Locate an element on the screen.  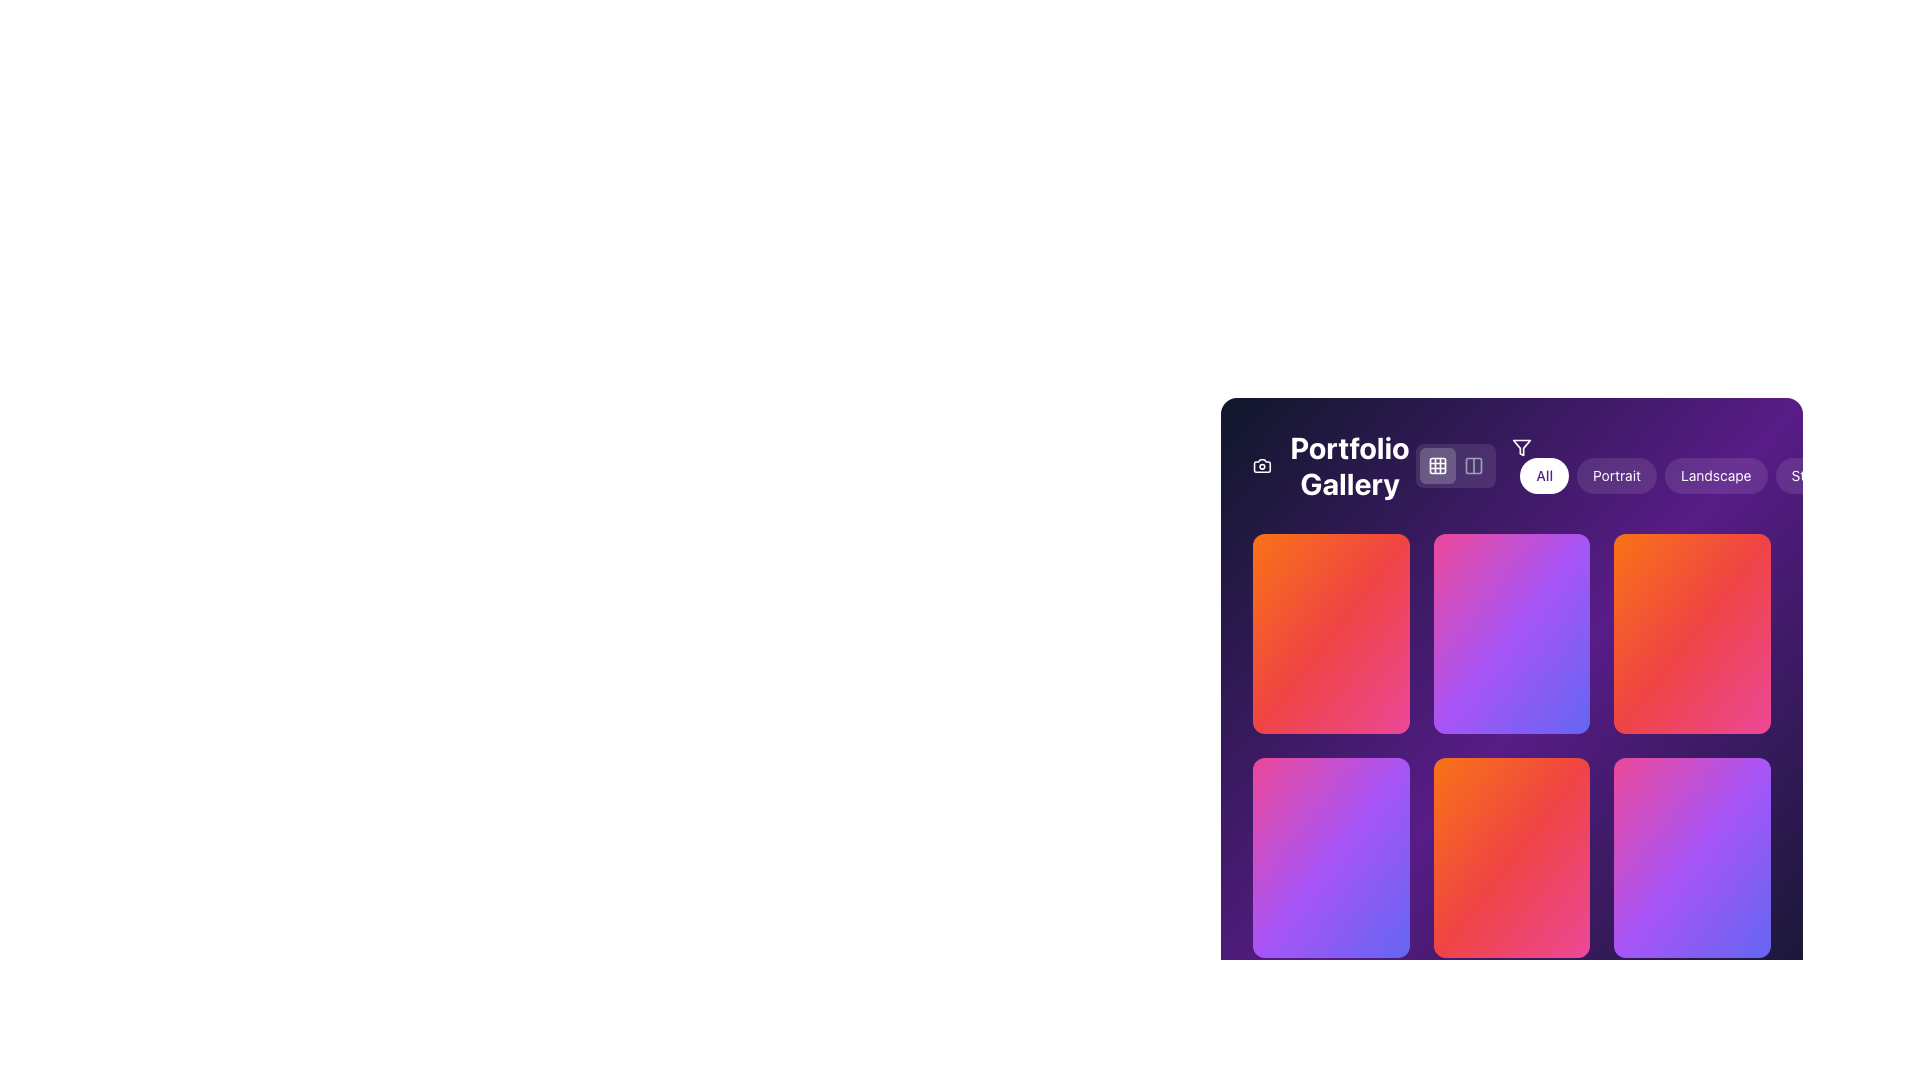
the grid-view toggle button located in the header interface, positioned between the 'Gallery' text and a filter icon is located at coordinates (1437, 466).